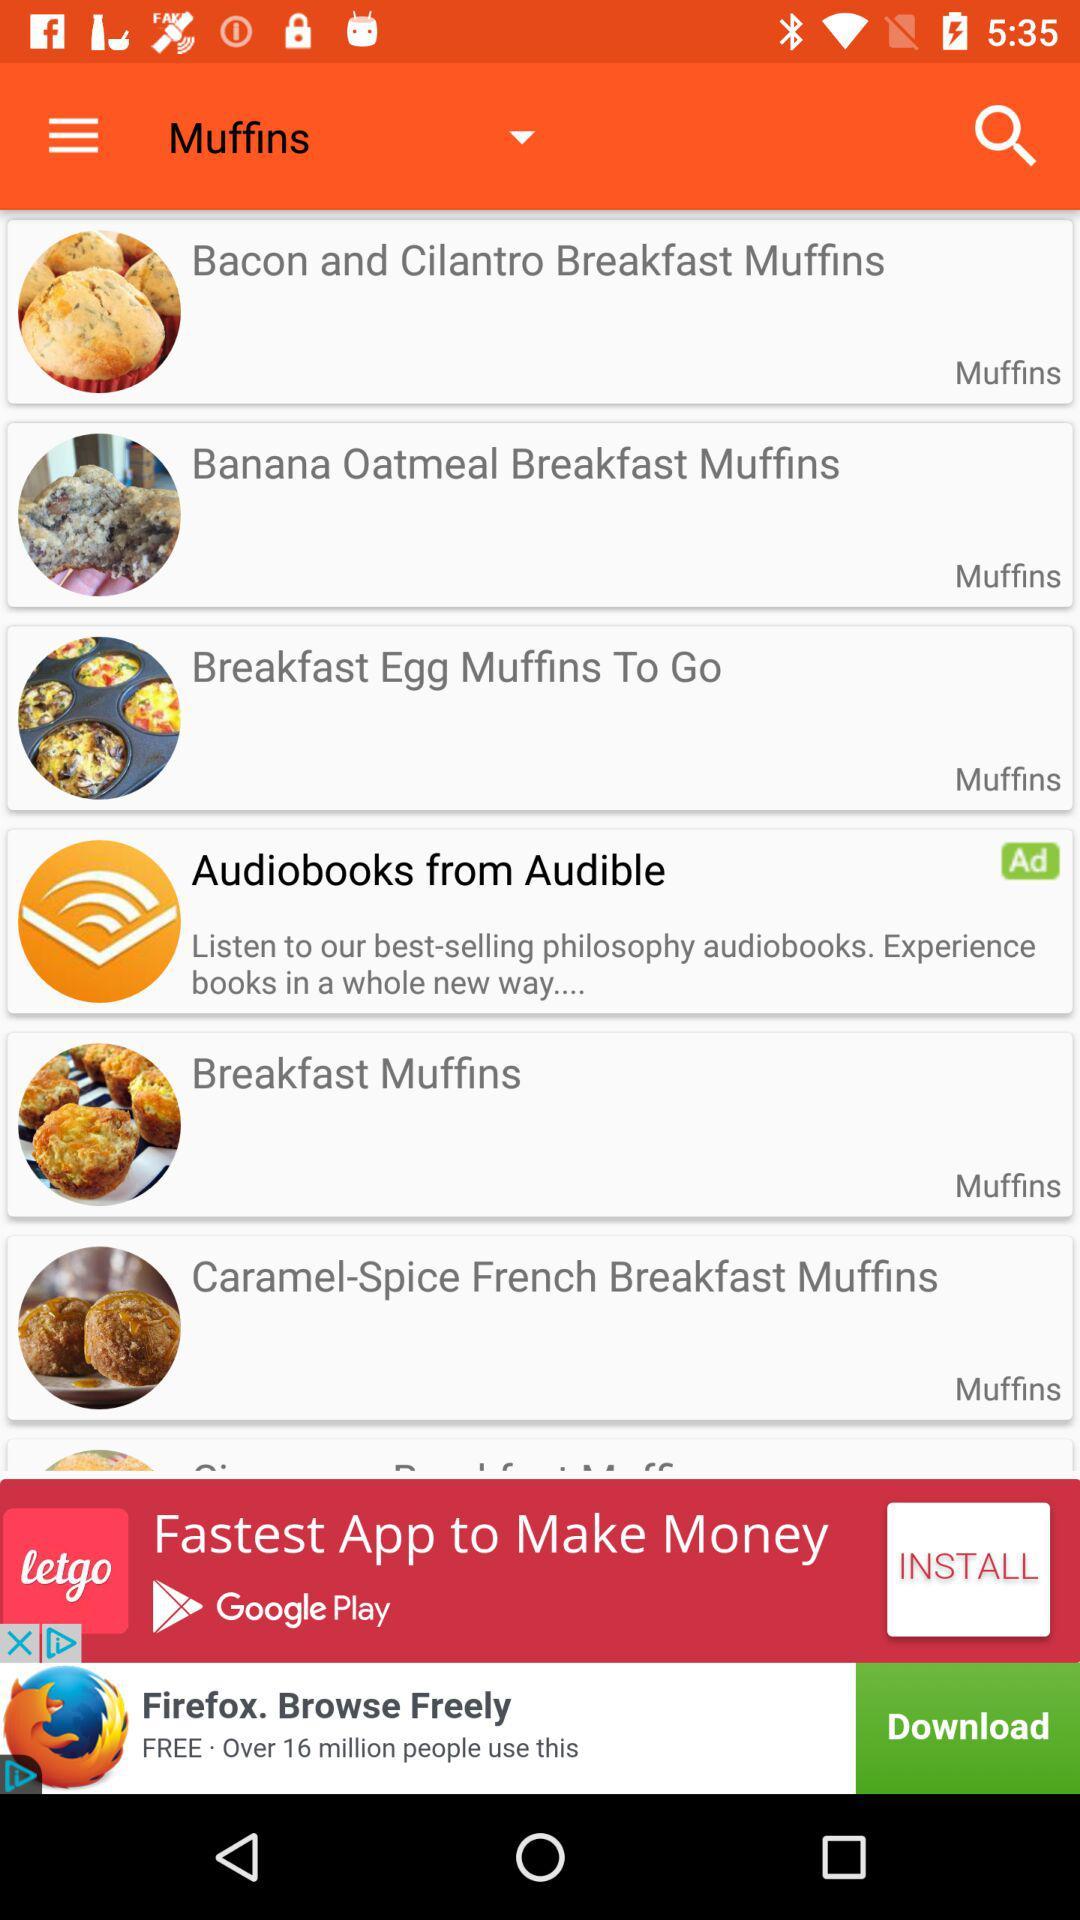  Describe the element at coordinates (99, 920) in the screenshot. I see `the advertisement` at that location.